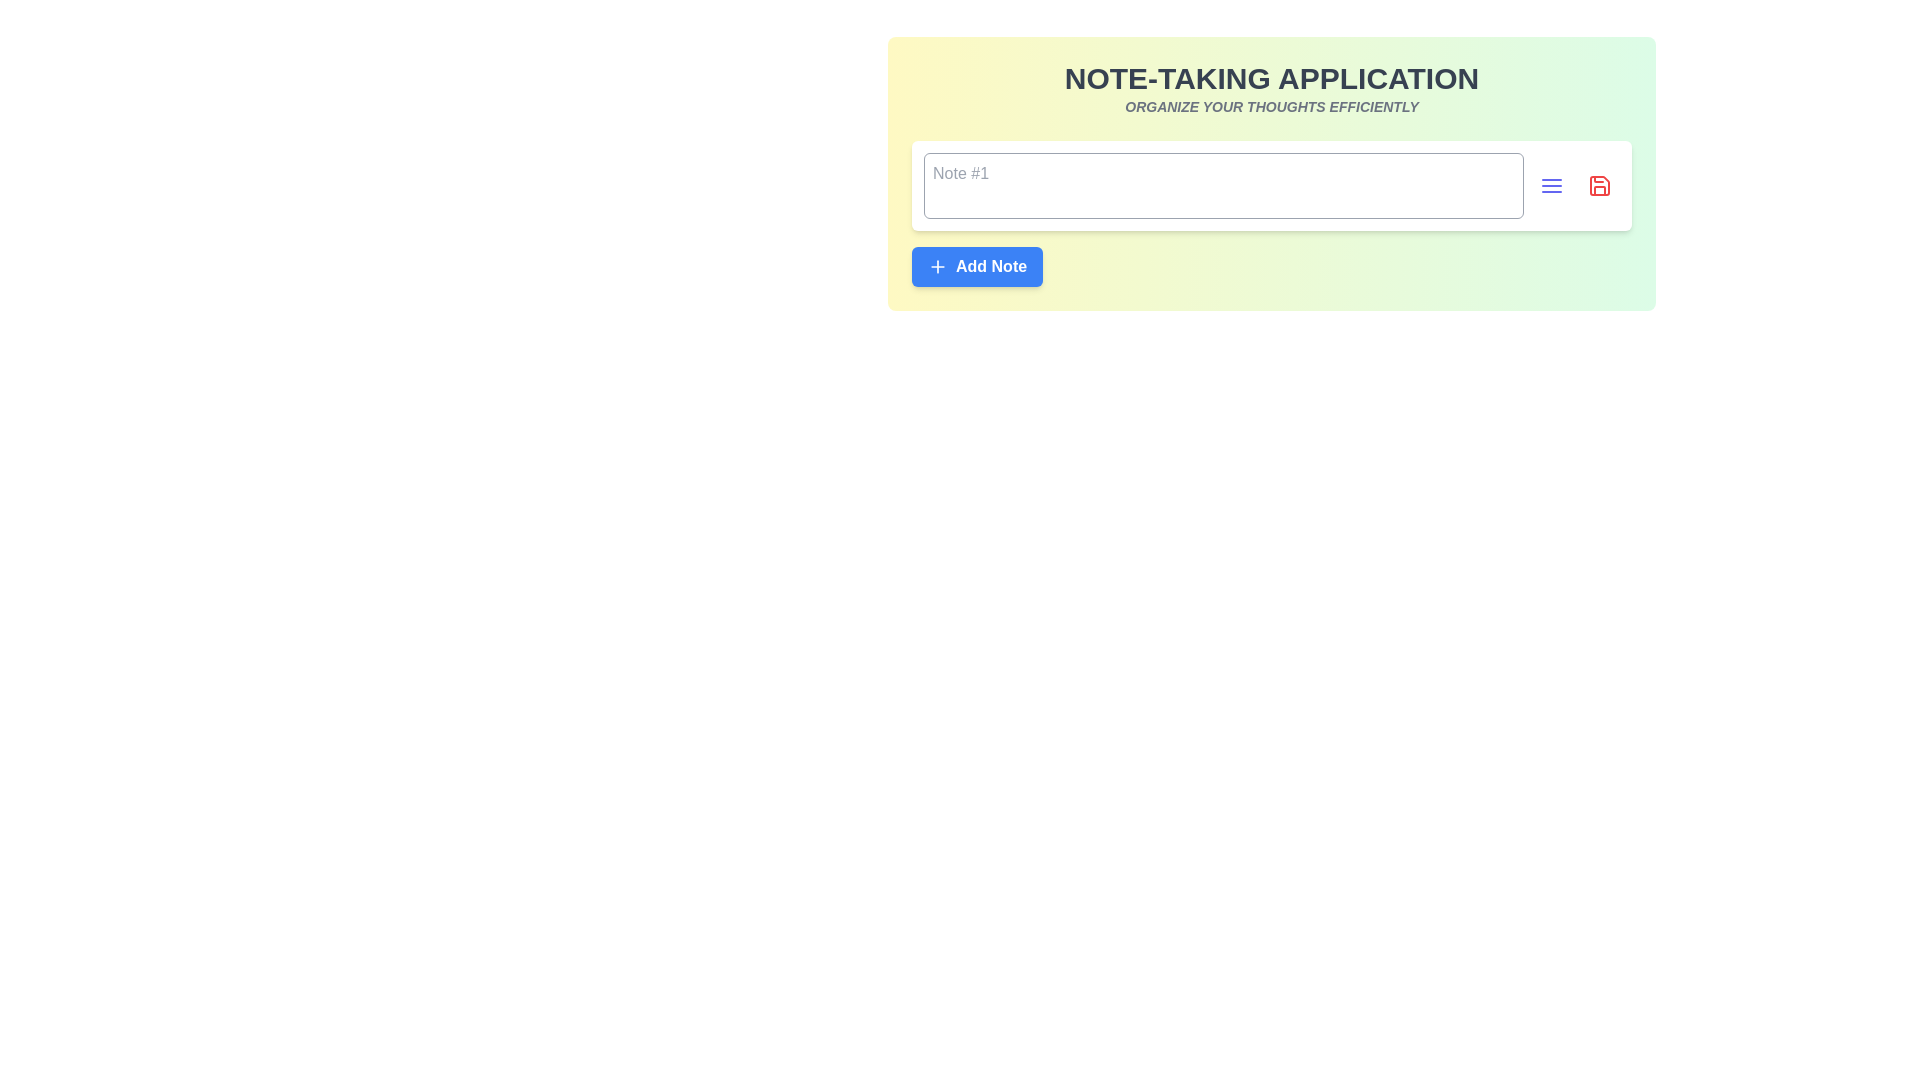 The image size is (1920, 1080). I want to click on the clickable icon button represented by three stacked horizontal lines, which is located to the left of the red delete button, so click(1550, 185).